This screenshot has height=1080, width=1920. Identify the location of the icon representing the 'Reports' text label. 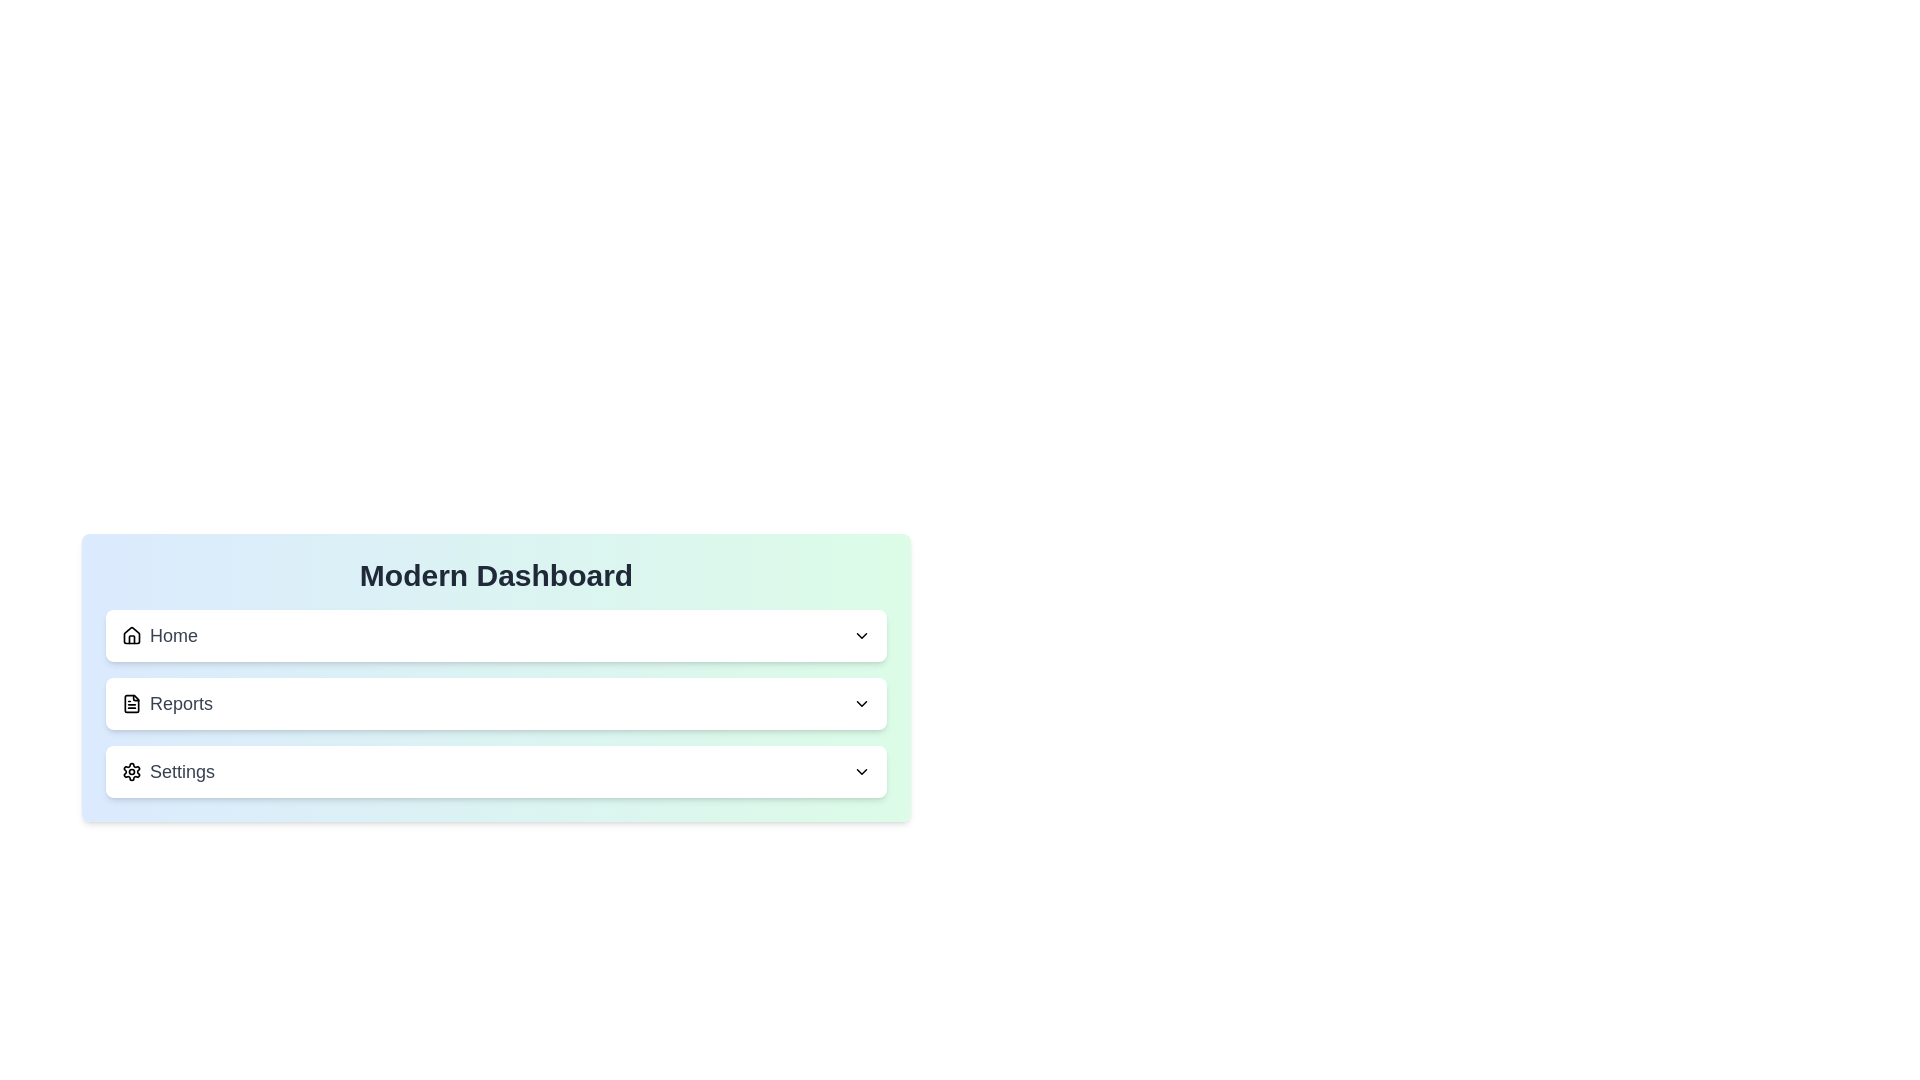
(131, 703).